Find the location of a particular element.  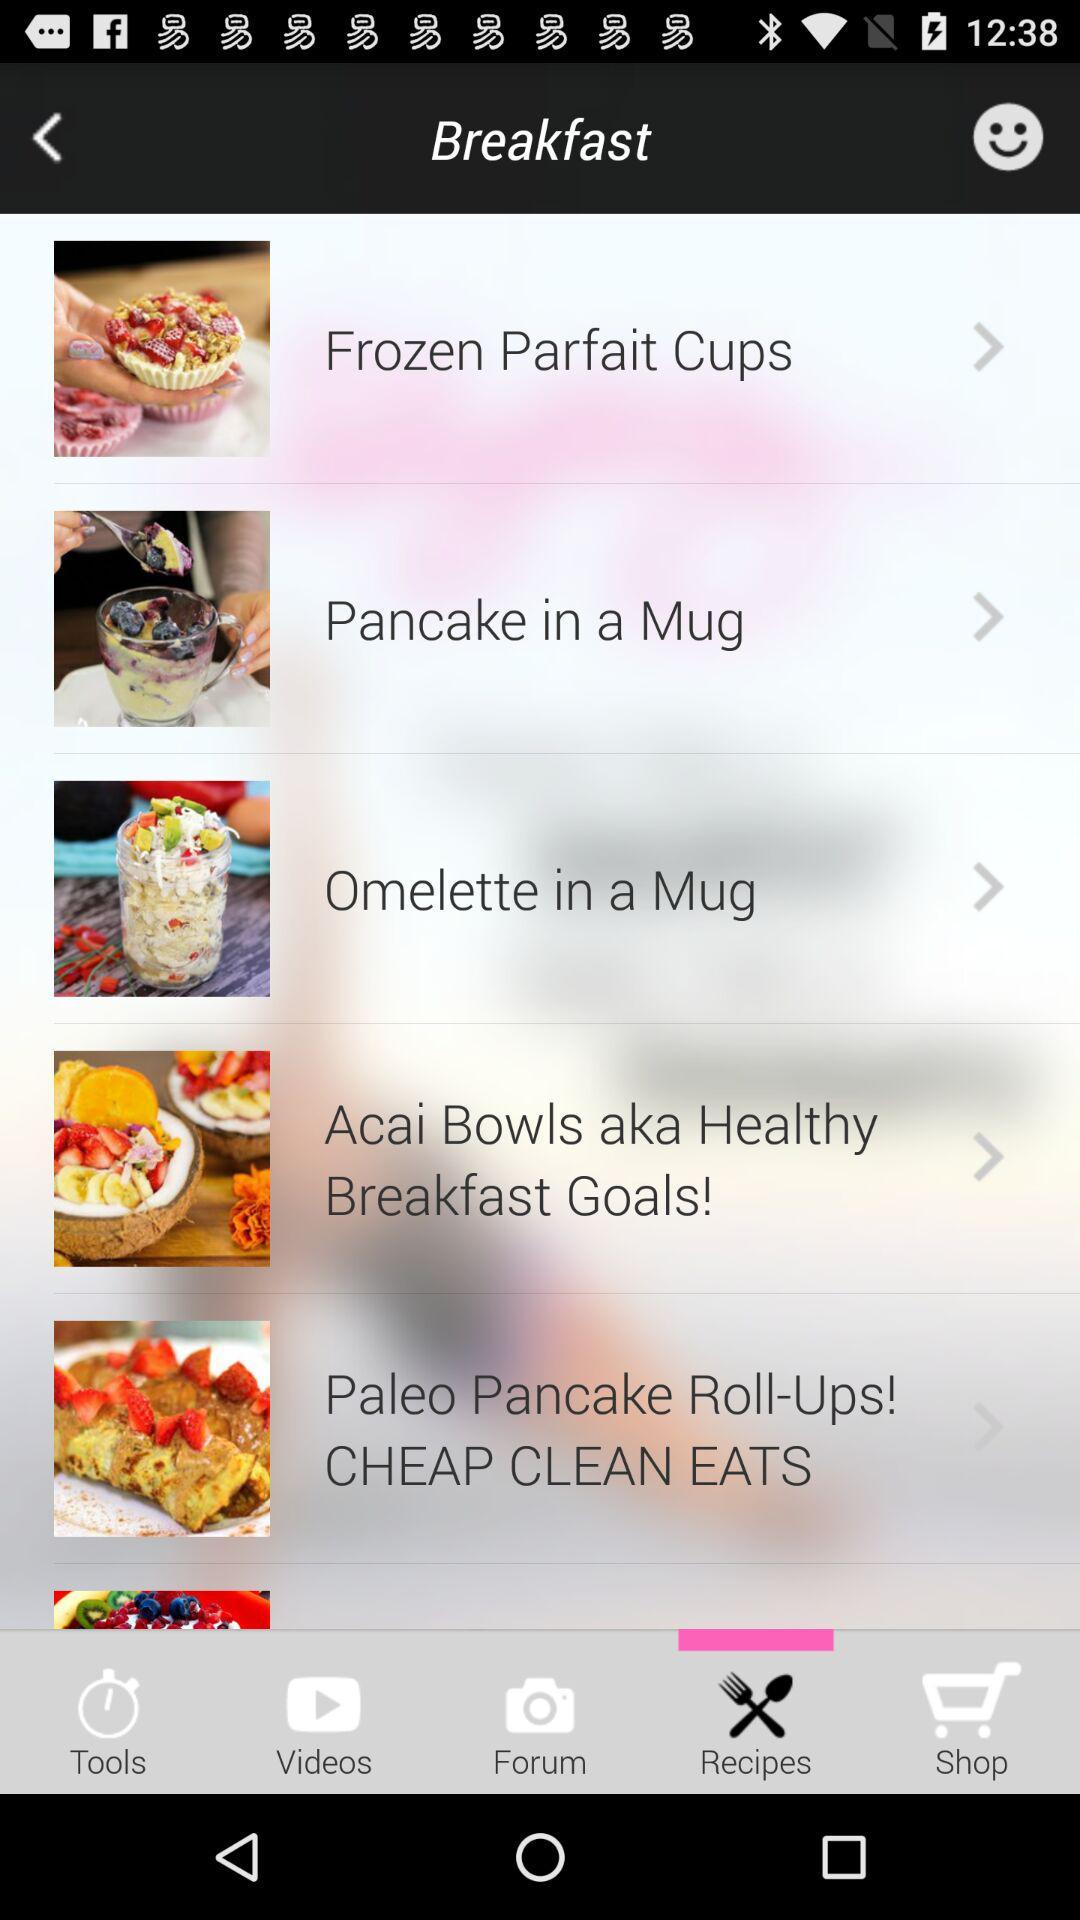

icon to the left of rainbow pancakes  item is located at coordinates (161, 1609).